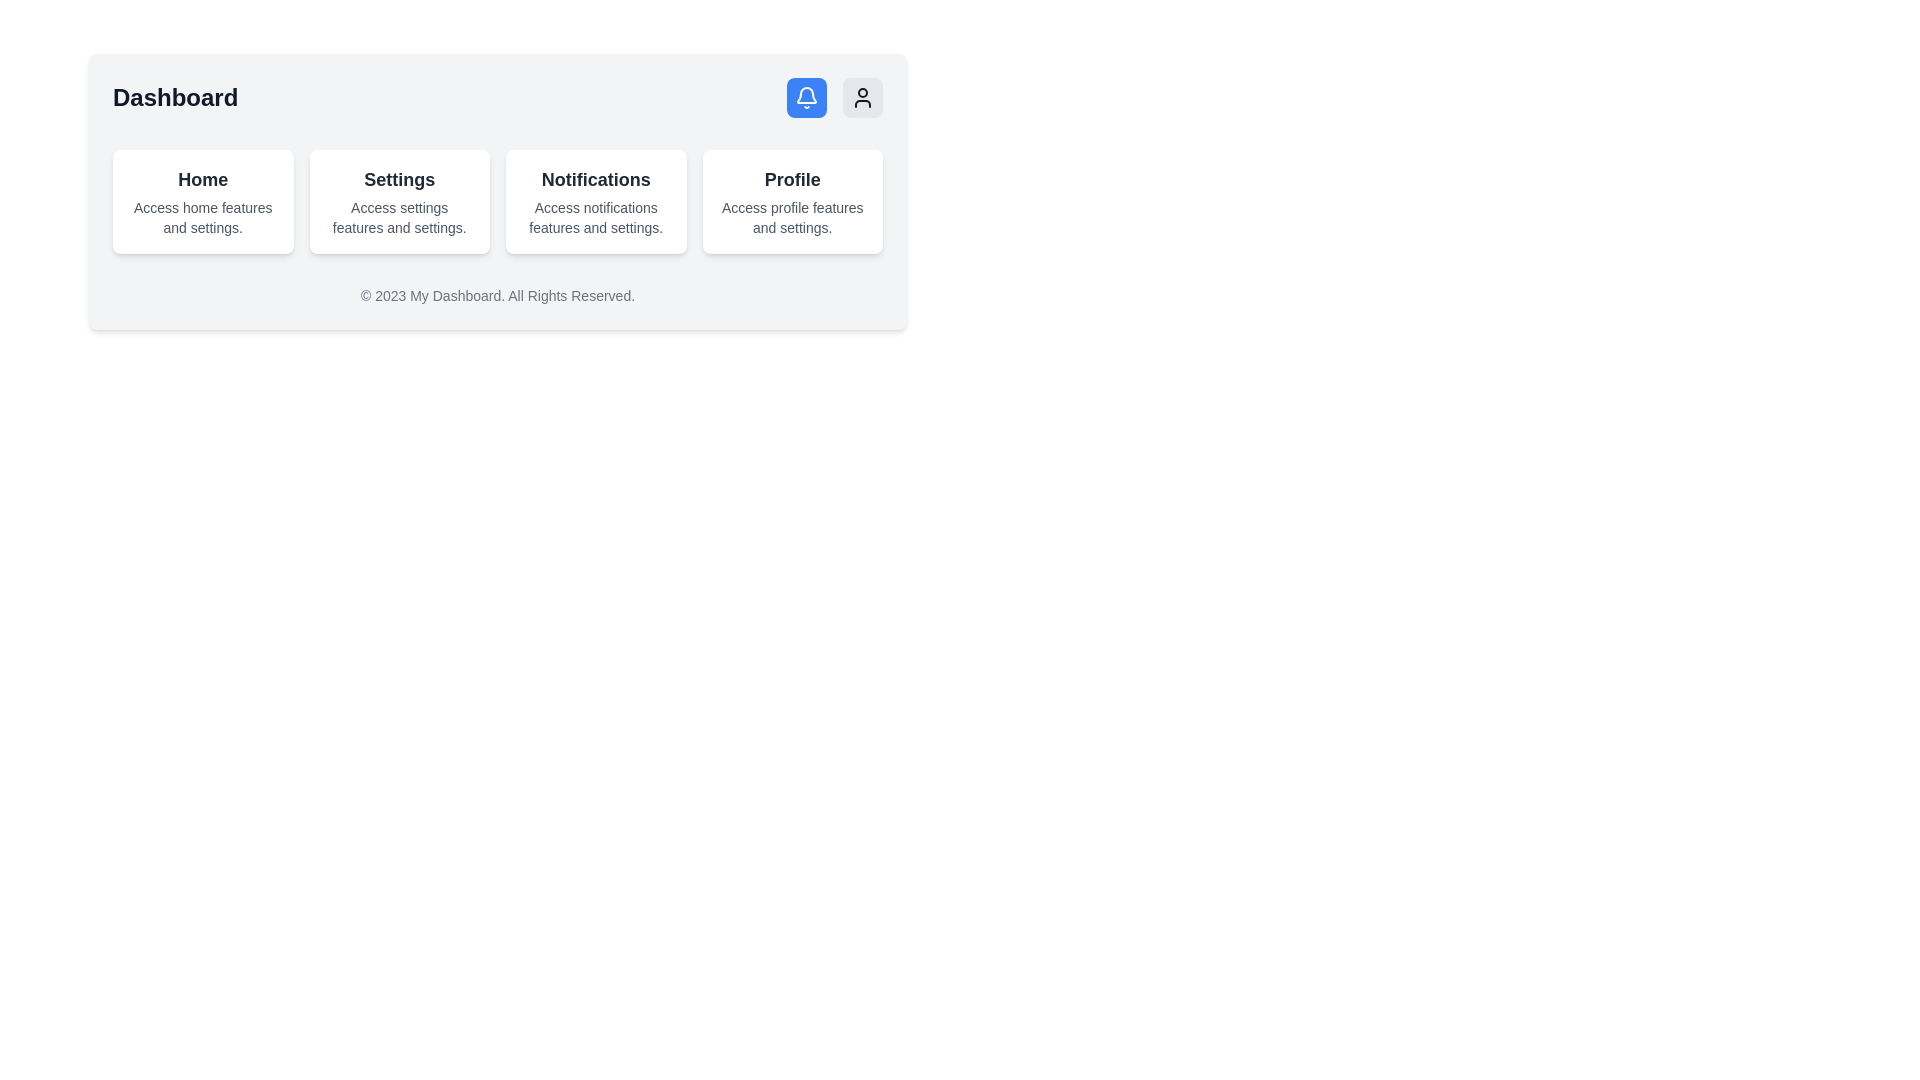  I want to click on the rounded rectangle button with a gray background containing a black user icon, so click(863, 97).